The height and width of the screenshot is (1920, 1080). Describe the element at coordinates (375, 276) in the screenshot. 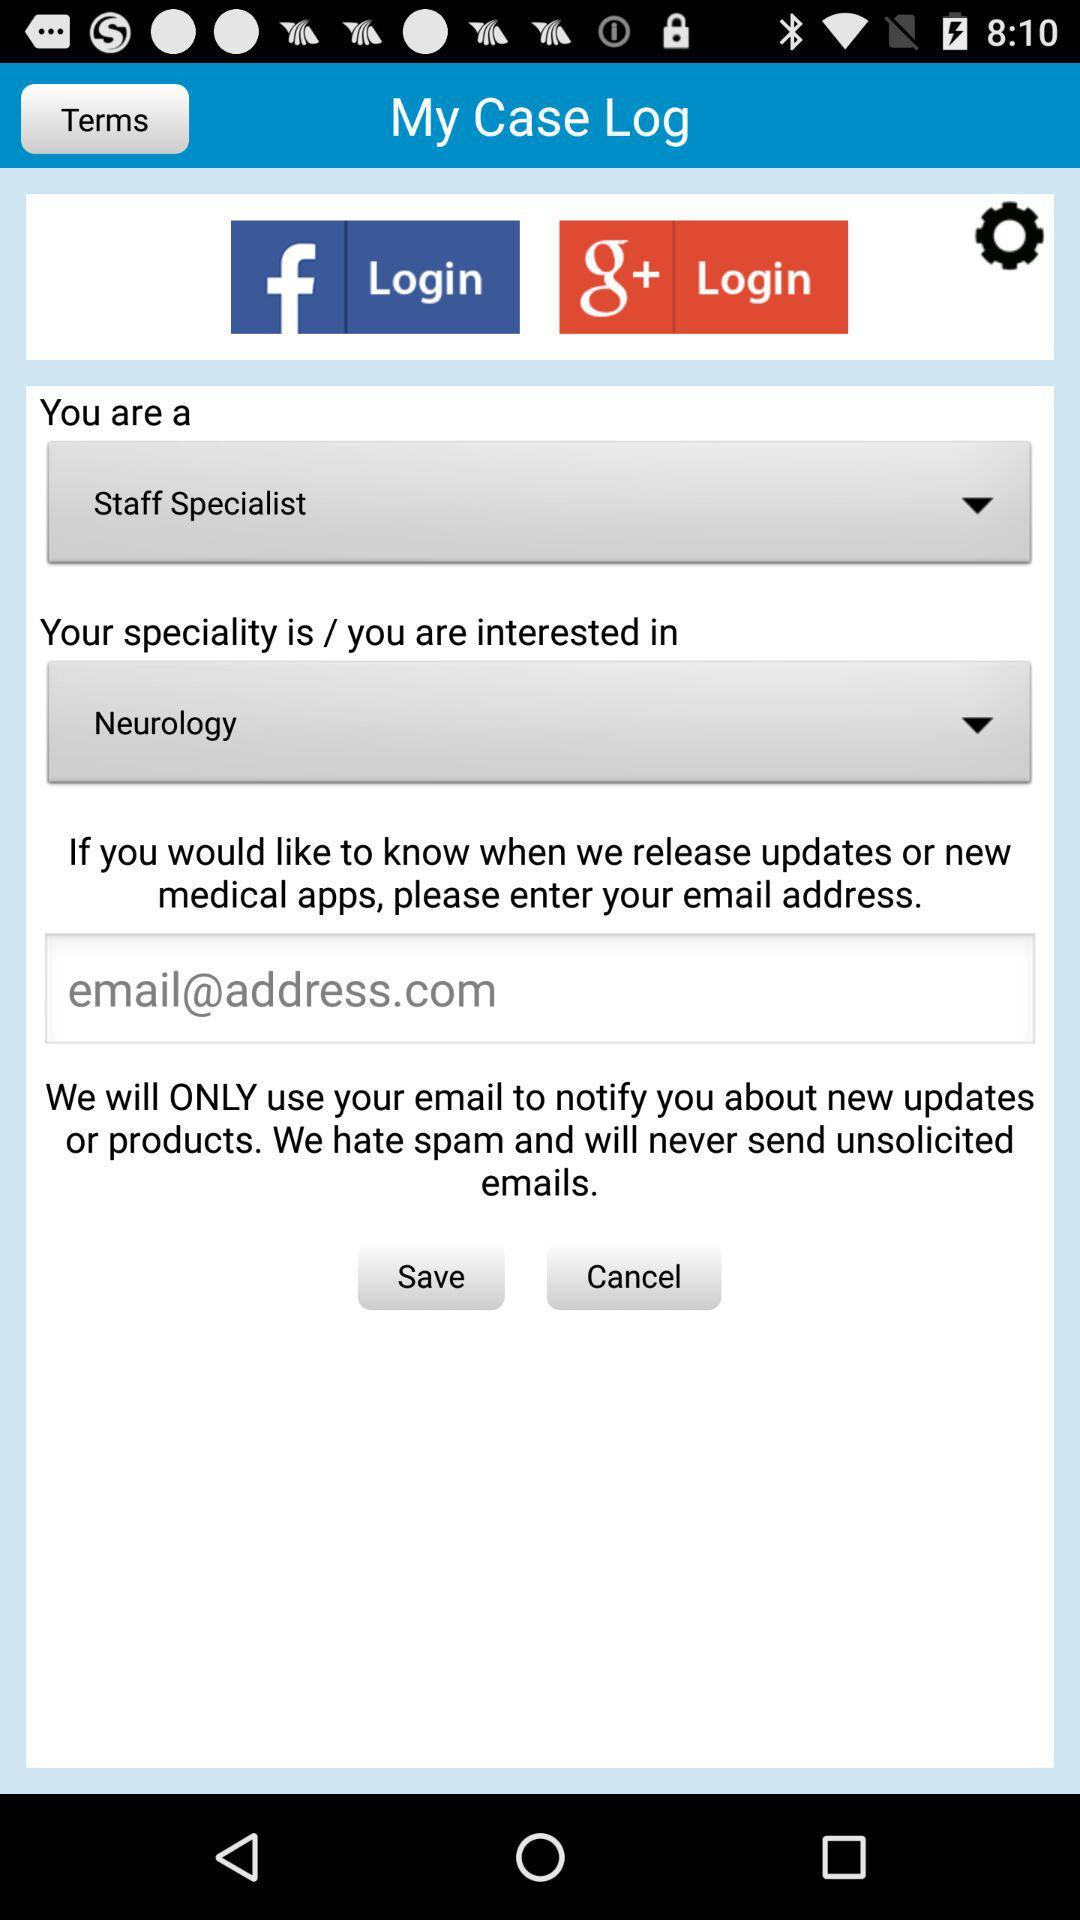

I see `facebook` at that location.